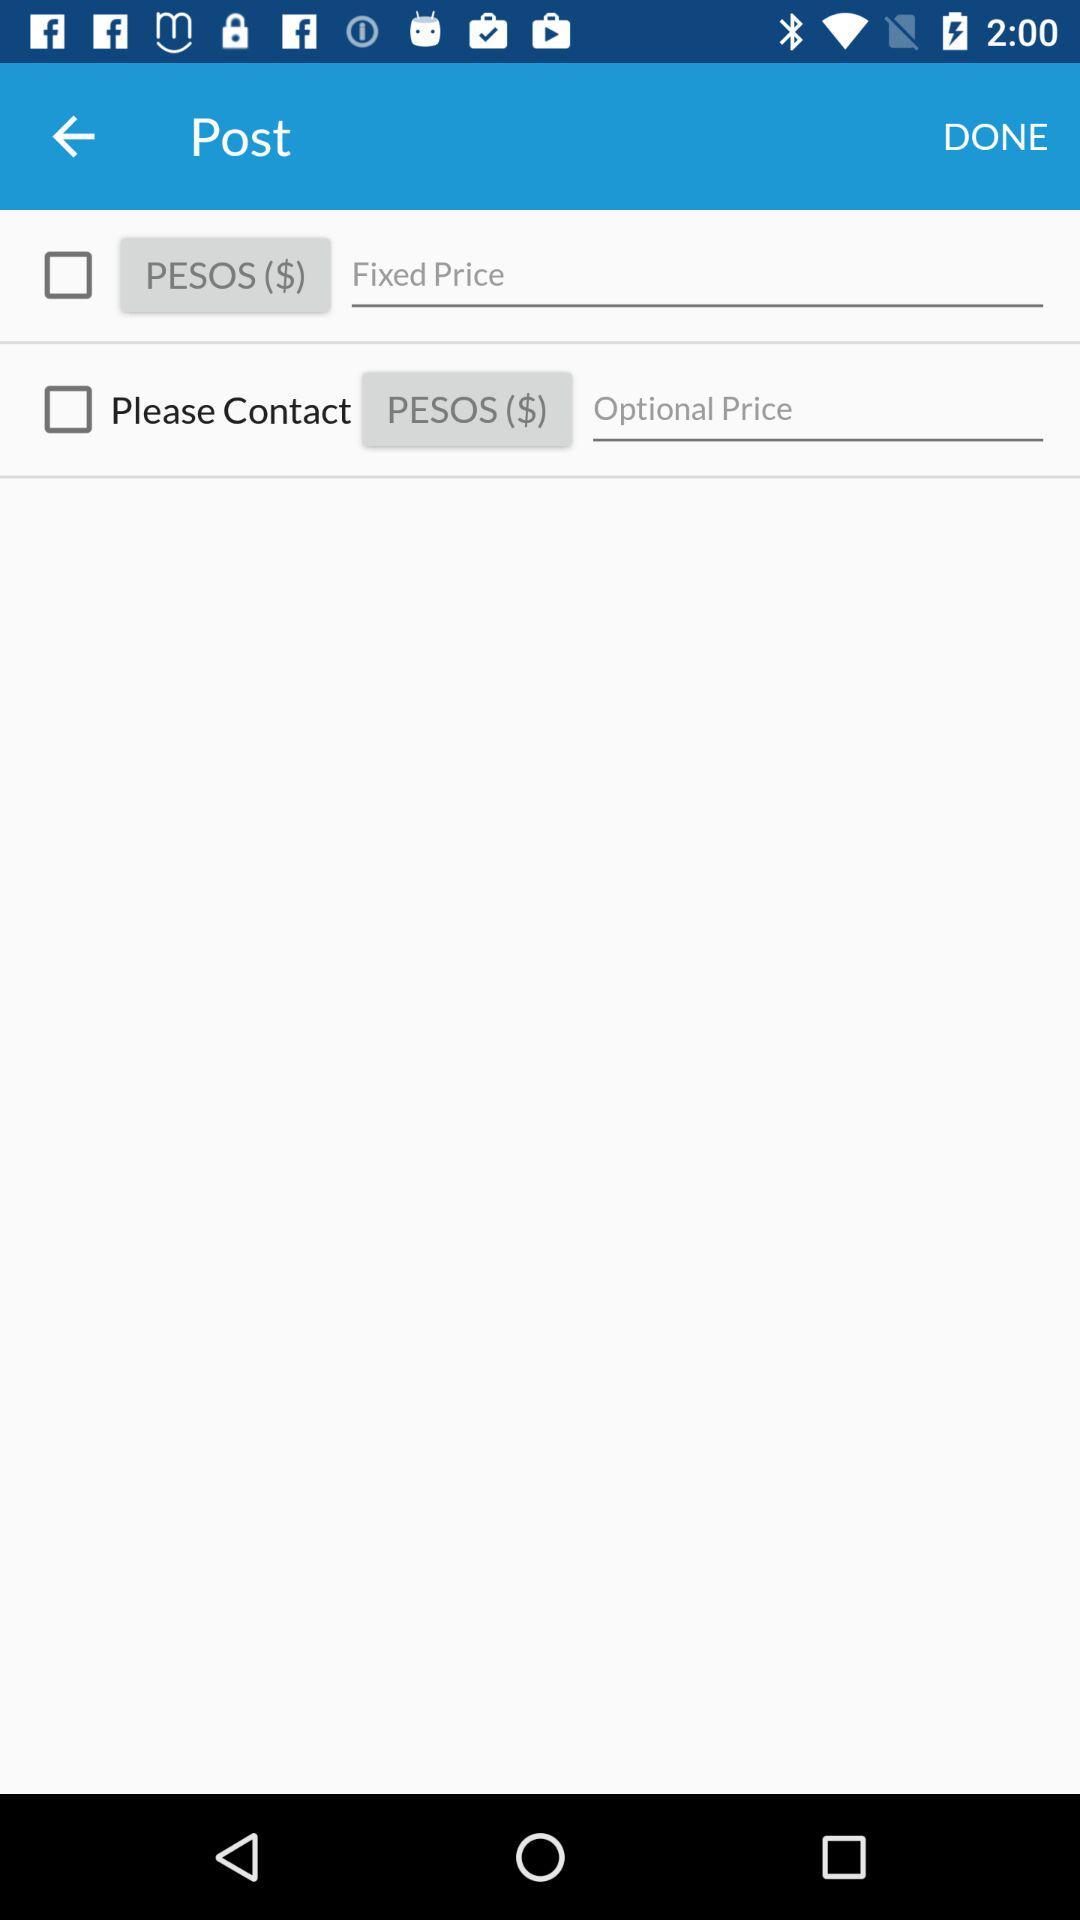  I want to click on icon to the left of pesos ($), so click(67, 274).